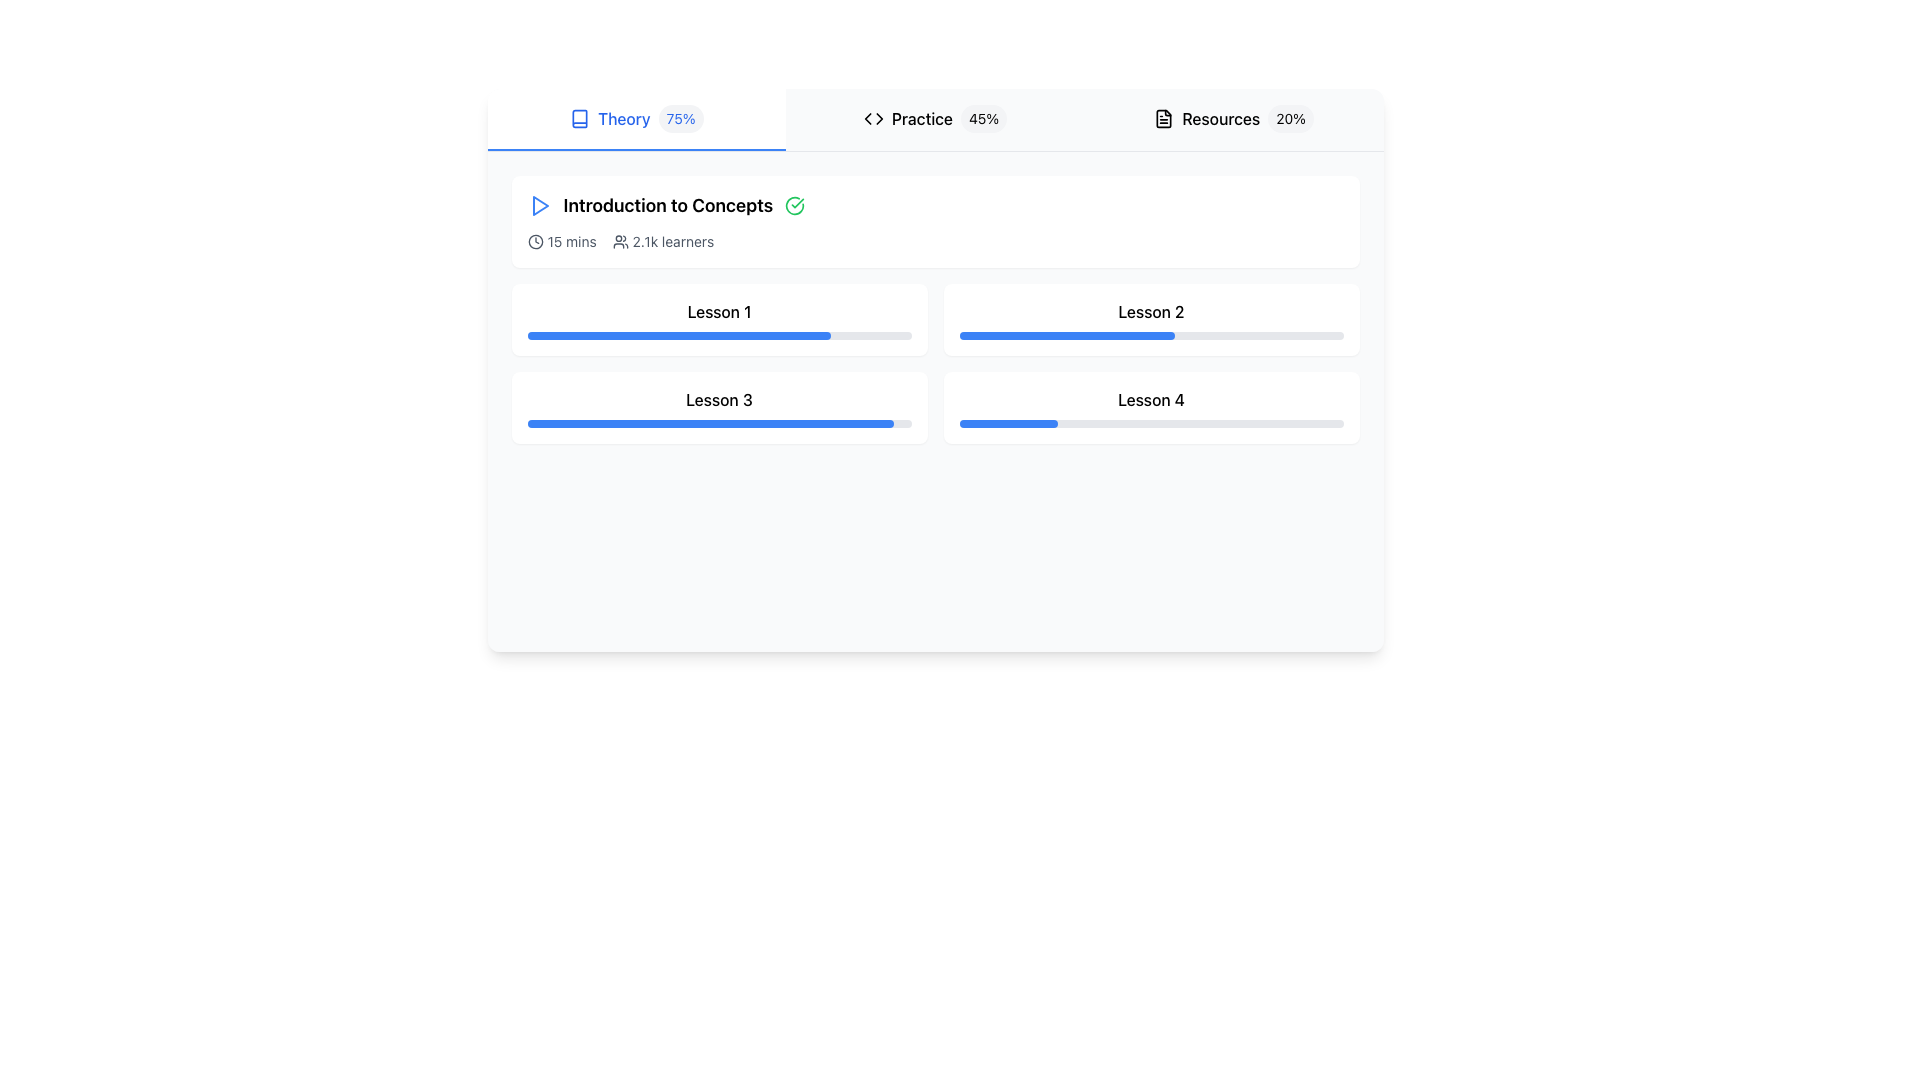 The width and height of the screenshot is (1920, 1080). Describe the element at coordinates (1151, 319) in the screenshot. I see `lesson label of the Card with a progress bar located in the upper-right quadrant of the grid layout, specifically the second item labeled 'Lesson 2'` at that location.